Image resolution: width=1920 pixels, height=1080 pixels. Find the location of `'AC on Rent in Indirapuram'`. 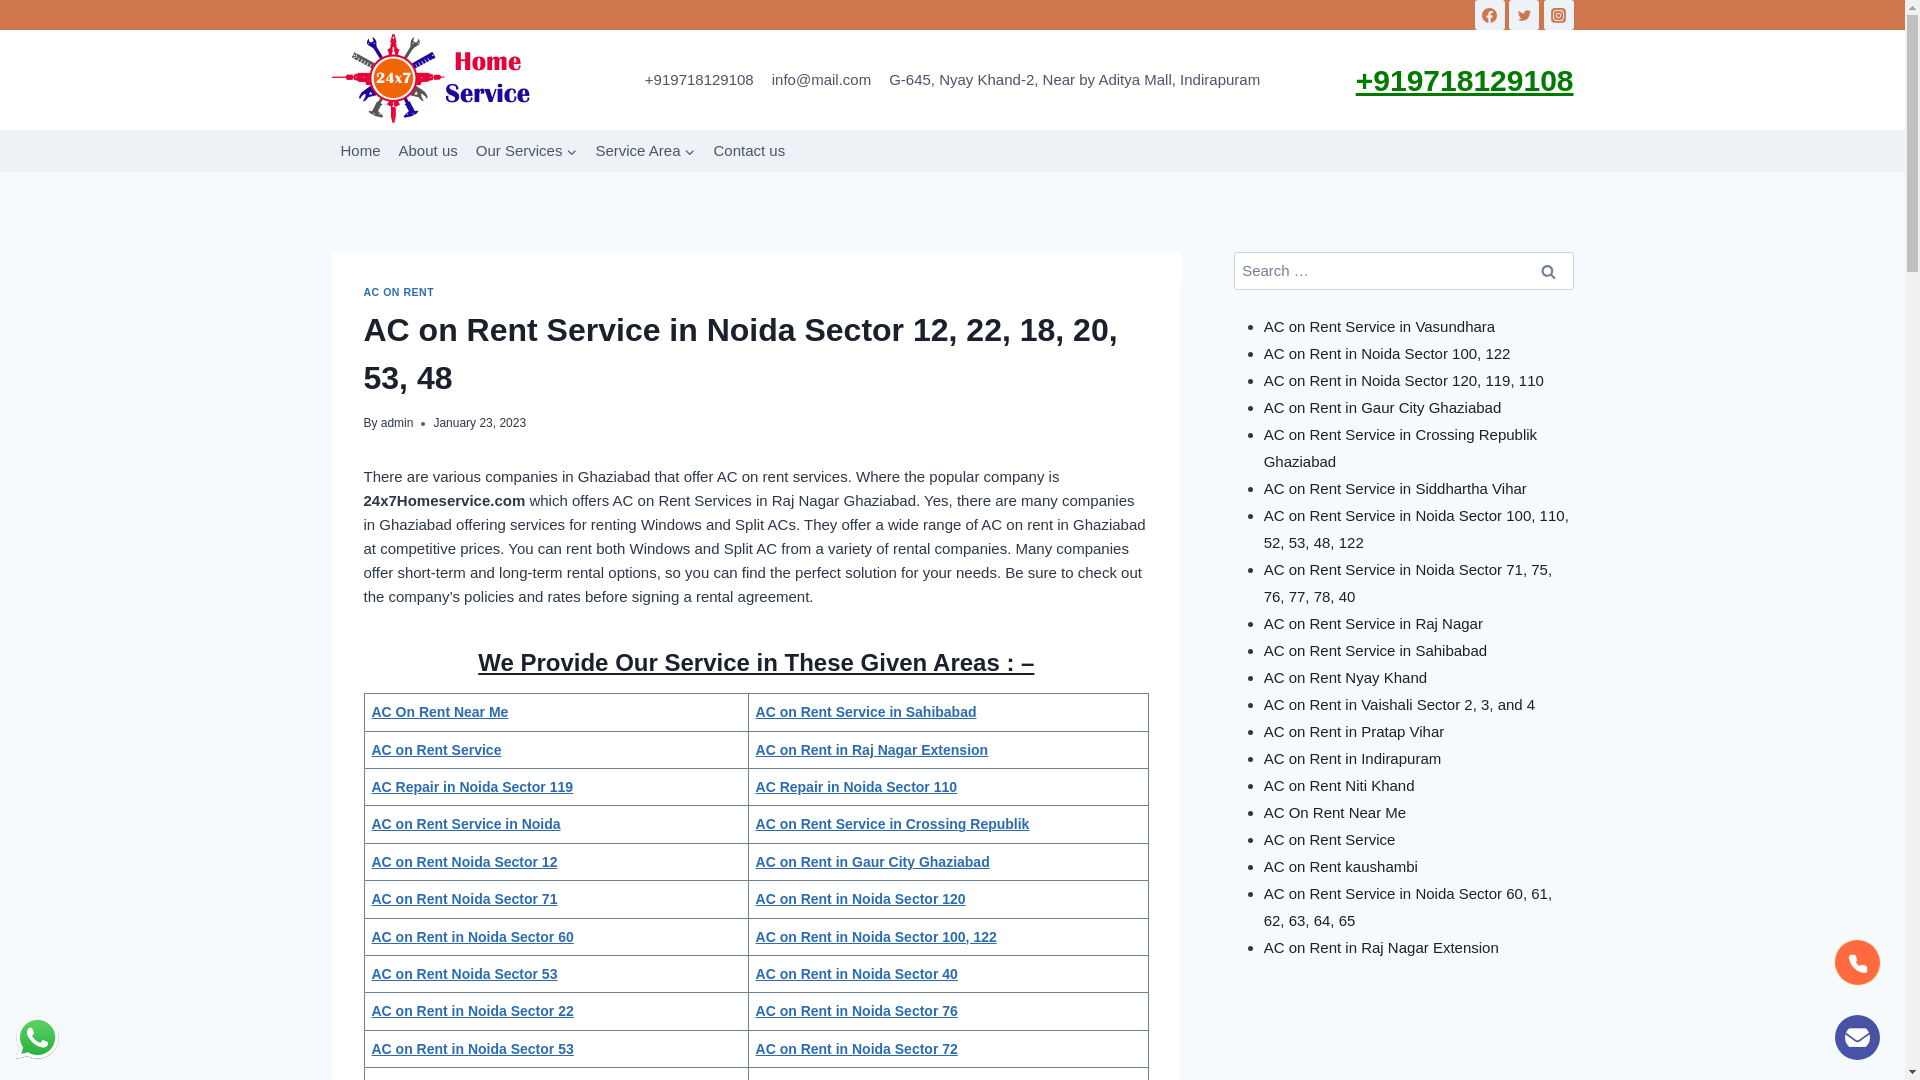

'AC on Rent in Indirapuram' is located at coordinates (1353, 758).